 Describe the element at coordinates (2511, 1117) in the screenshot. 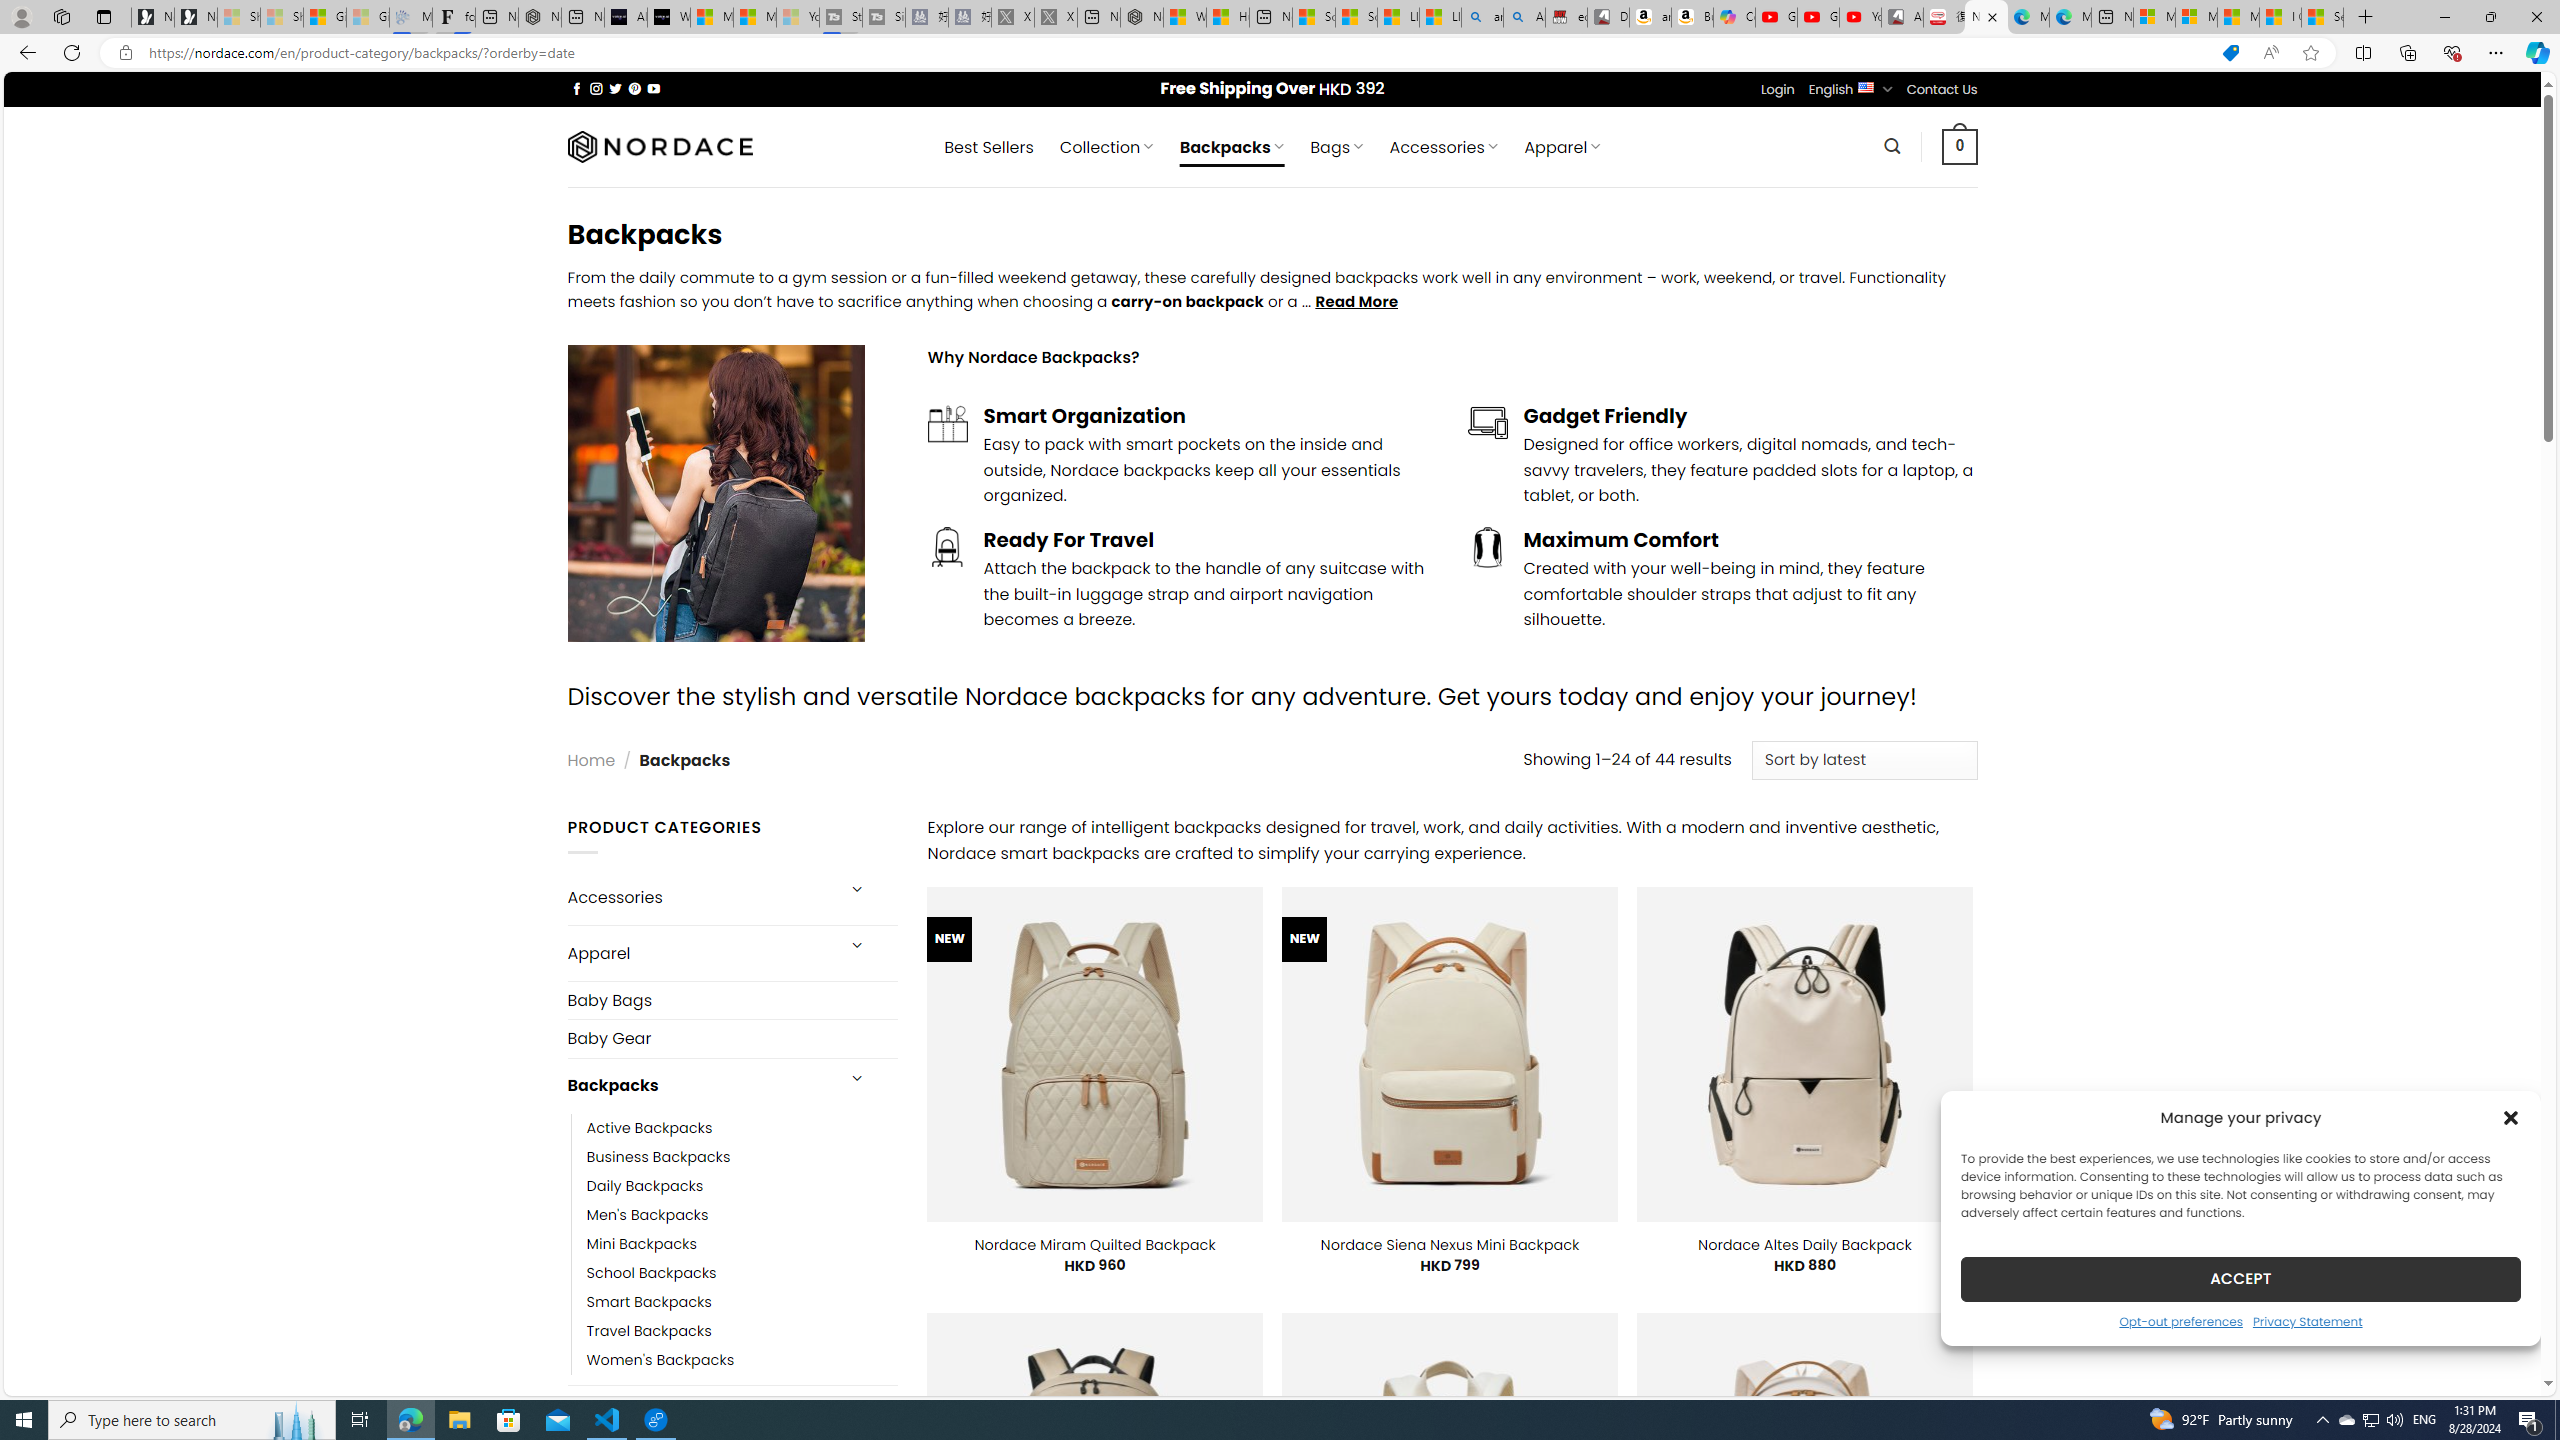

I see `'Class: cmplz-close'` at that location.